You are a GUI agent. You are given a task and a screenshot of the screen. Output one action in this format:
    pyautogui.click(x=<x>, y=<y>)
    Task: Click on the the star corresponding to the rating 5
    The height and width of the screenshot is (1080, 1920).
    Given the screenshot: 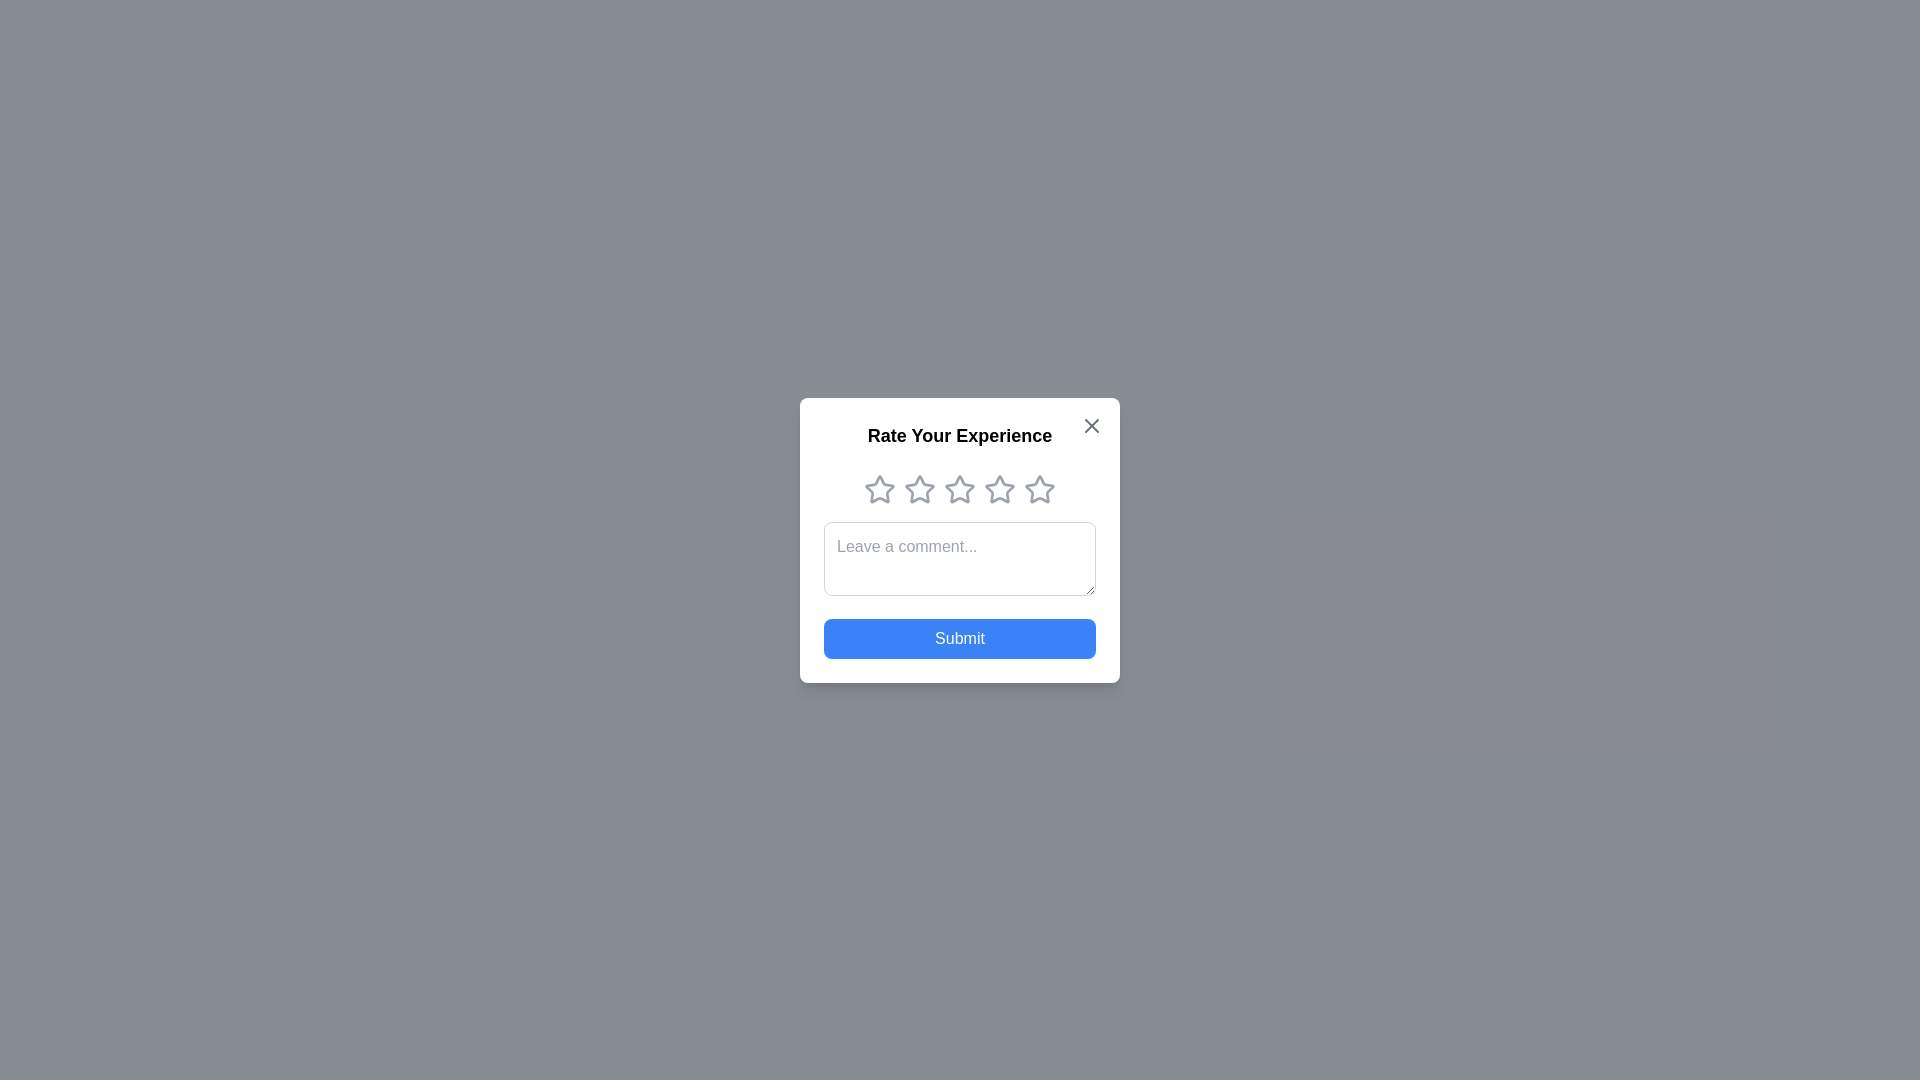 What is the action you would take?
    pyautogui.click(x=1040, y=489)
    